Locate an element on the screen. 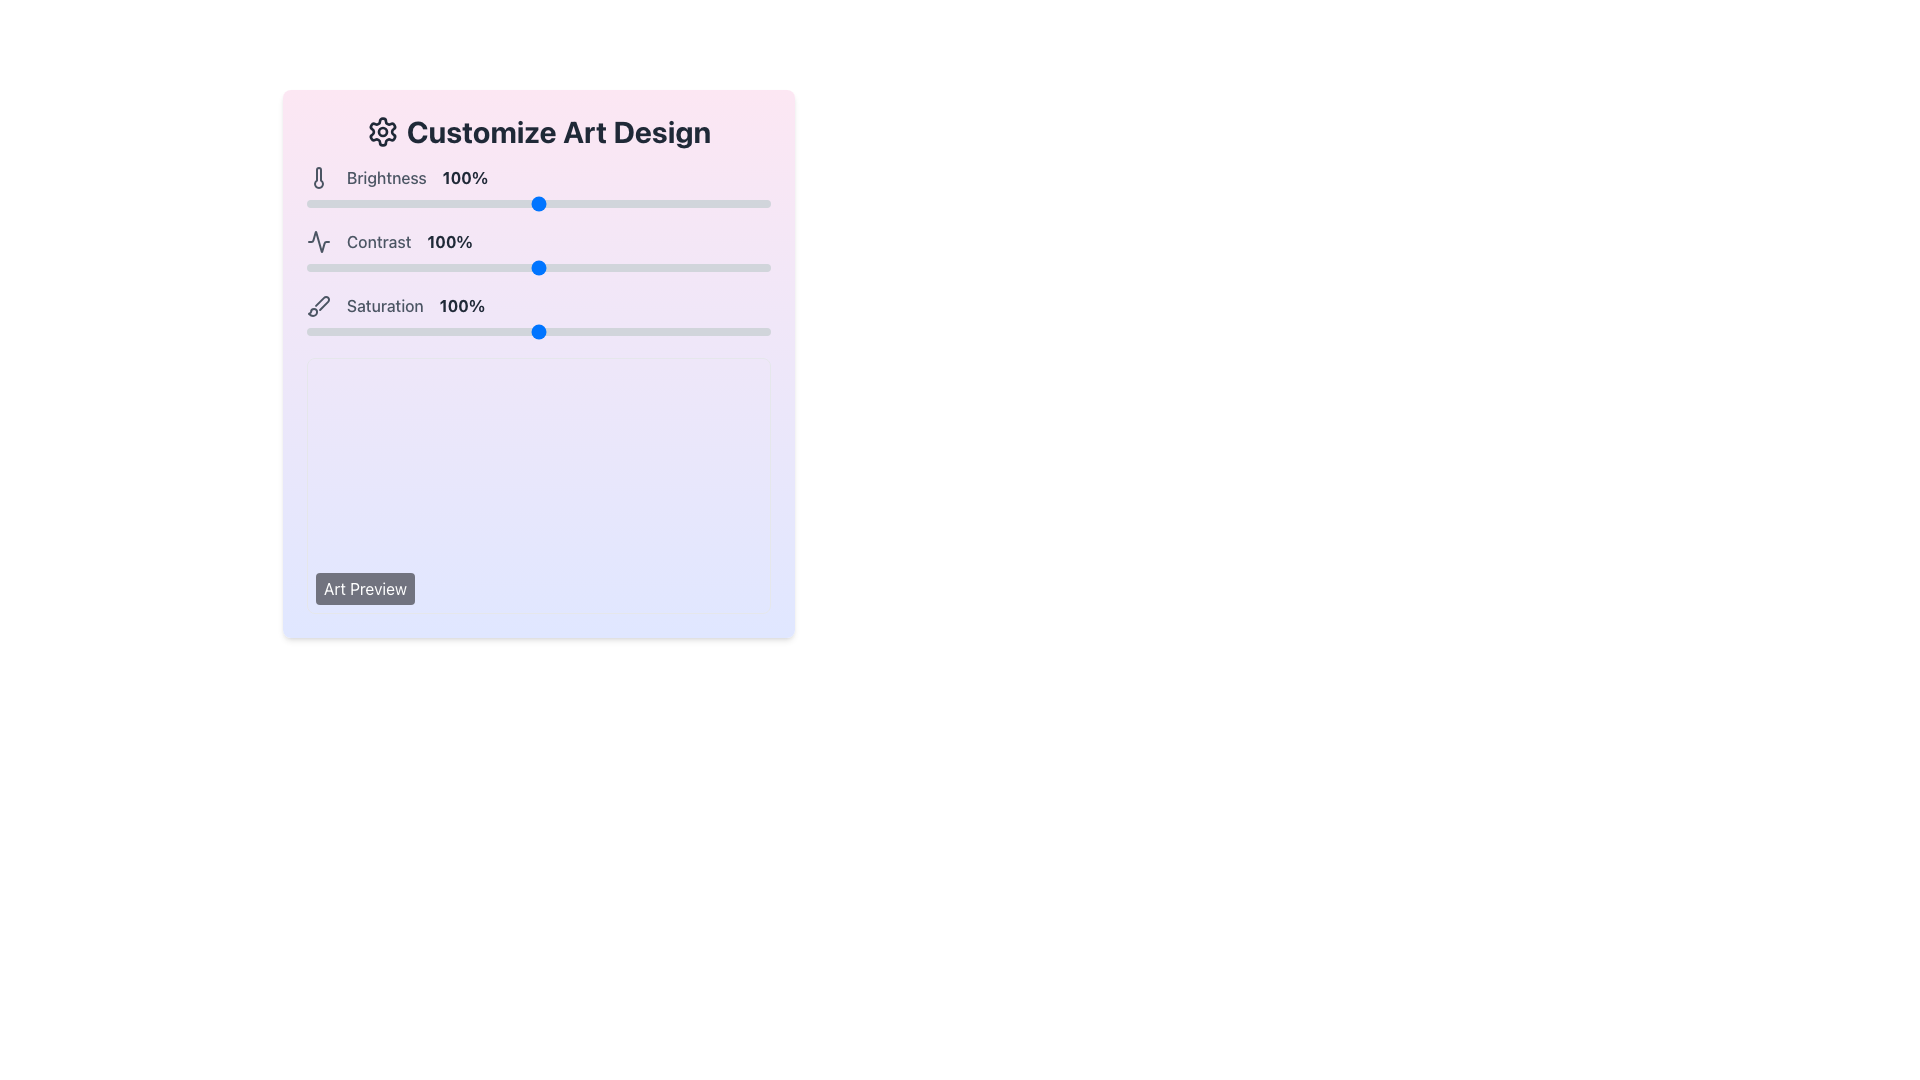  the saturation level is located at coordinates (424, 330).